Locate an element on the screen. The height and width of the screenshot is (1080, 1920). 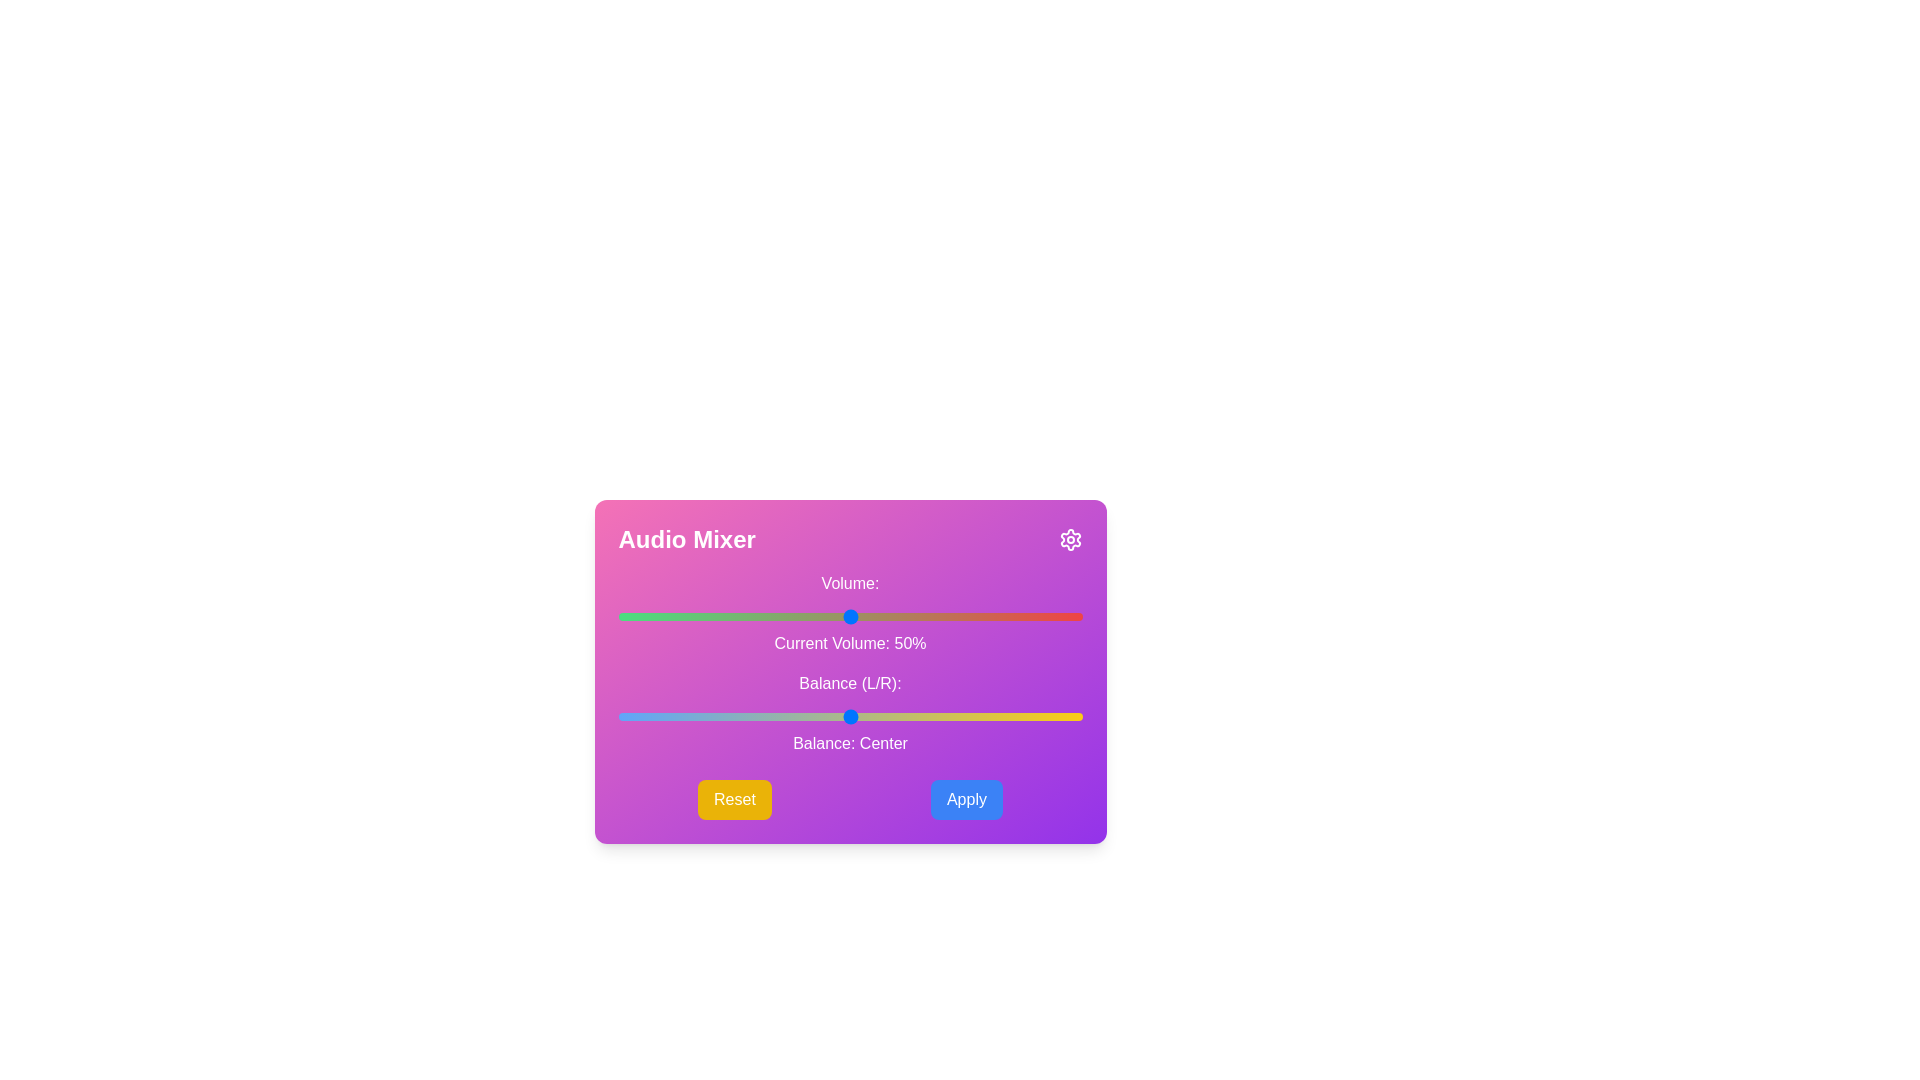
the volume slider to set the volume to 66% is located at coordinates (923, 616).